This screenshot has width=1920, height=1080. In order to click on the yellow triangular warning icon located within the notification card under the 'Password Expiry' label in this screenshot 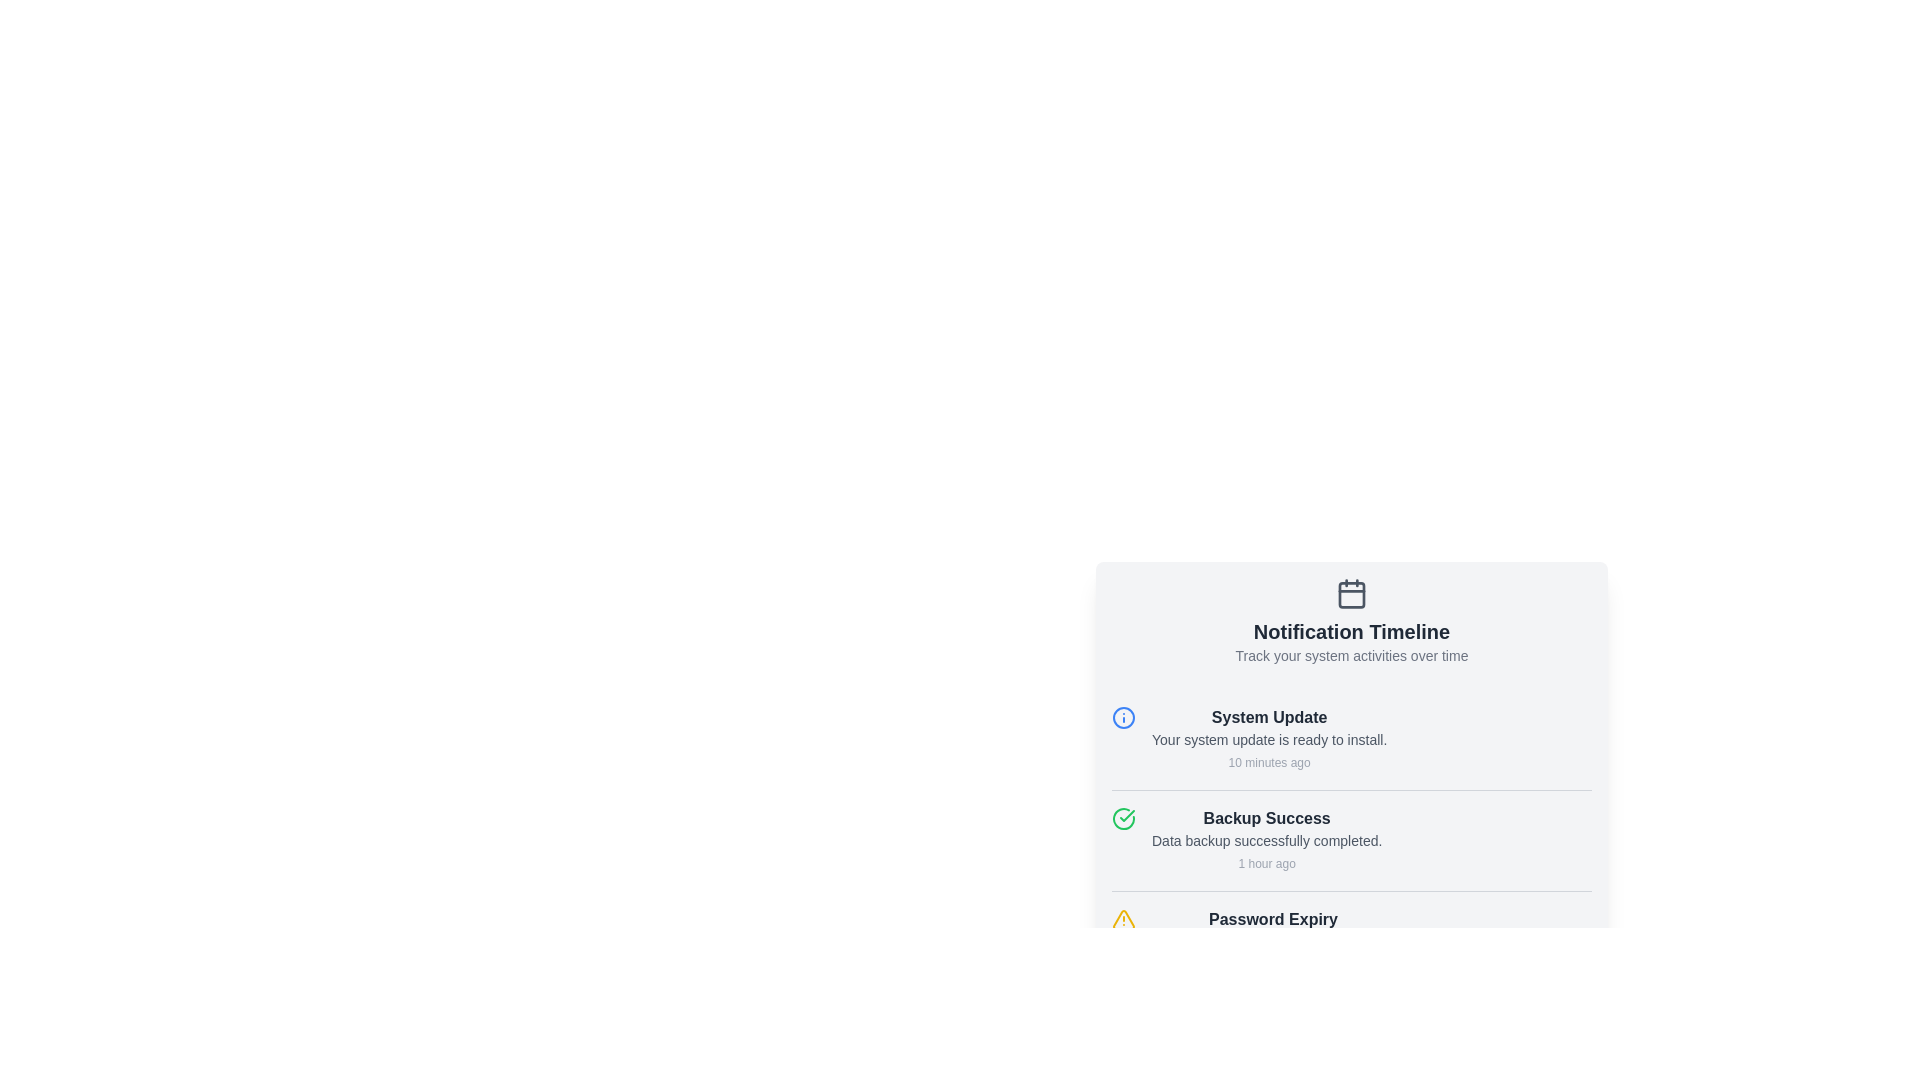, I will do `click(1123, 919)`.